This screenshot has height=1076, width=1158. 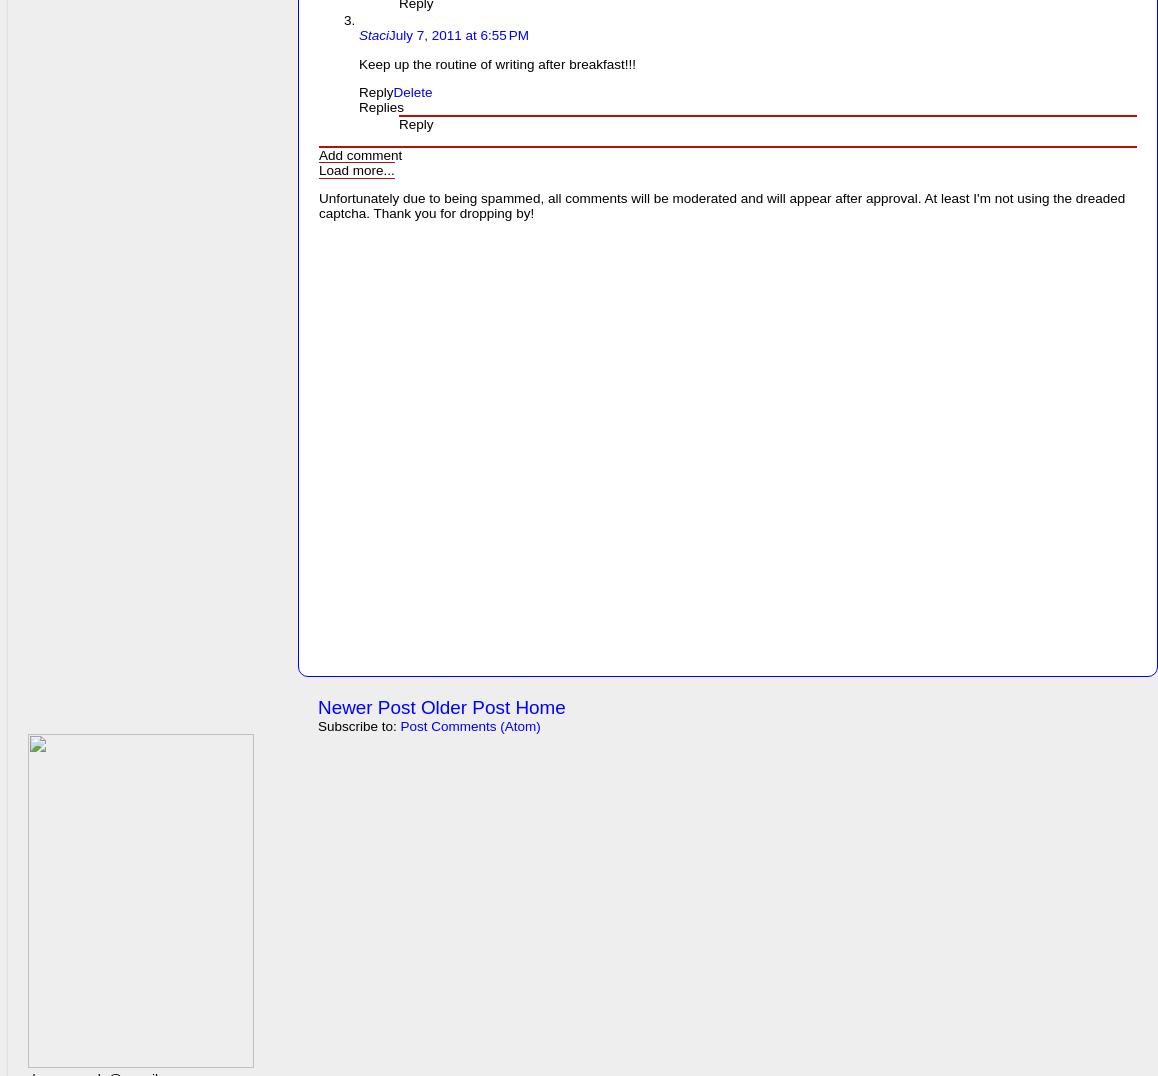 What do you see at coordinates (458, 34) in the screenshot?
I see `'July 7, 2011 at 6:55 PM'` at bounding box center [458, 34].